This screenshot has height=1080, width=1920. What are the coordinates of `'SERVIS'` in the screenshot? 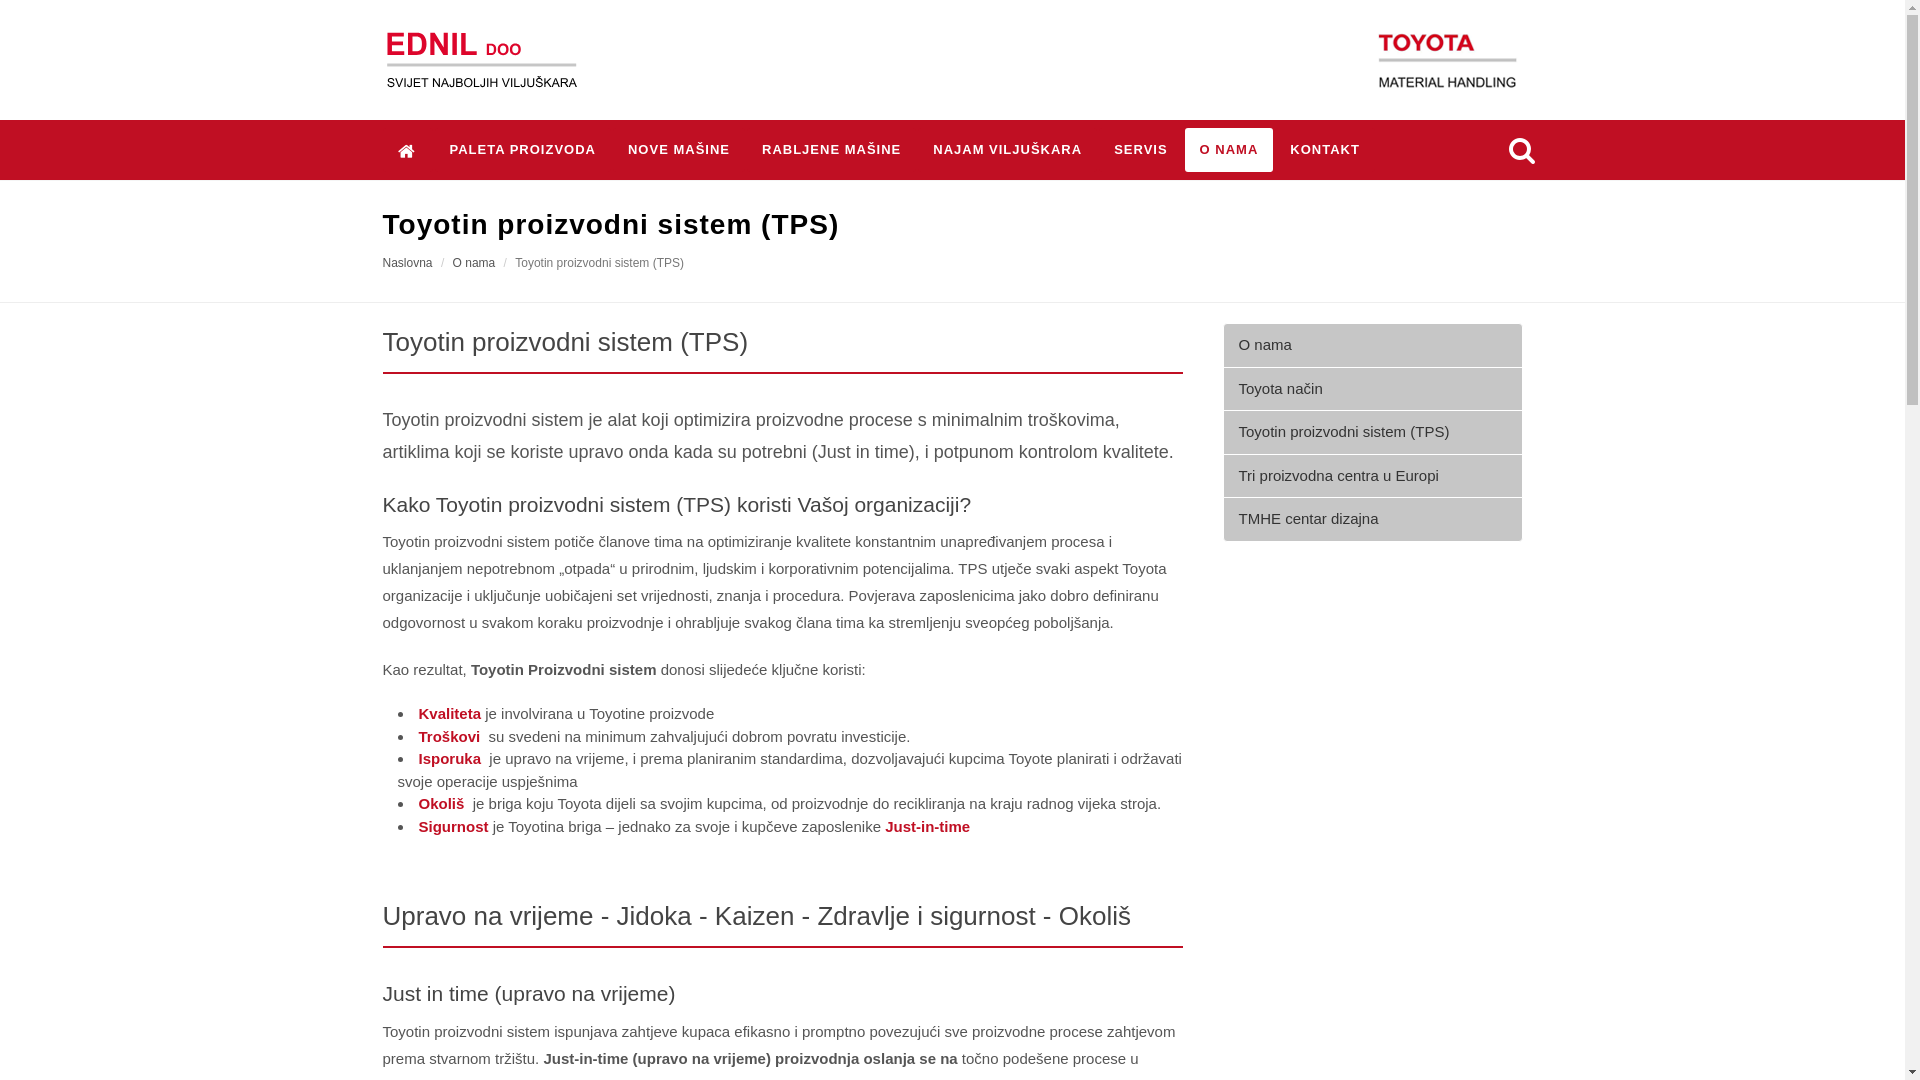 It's located at (1140, 149).